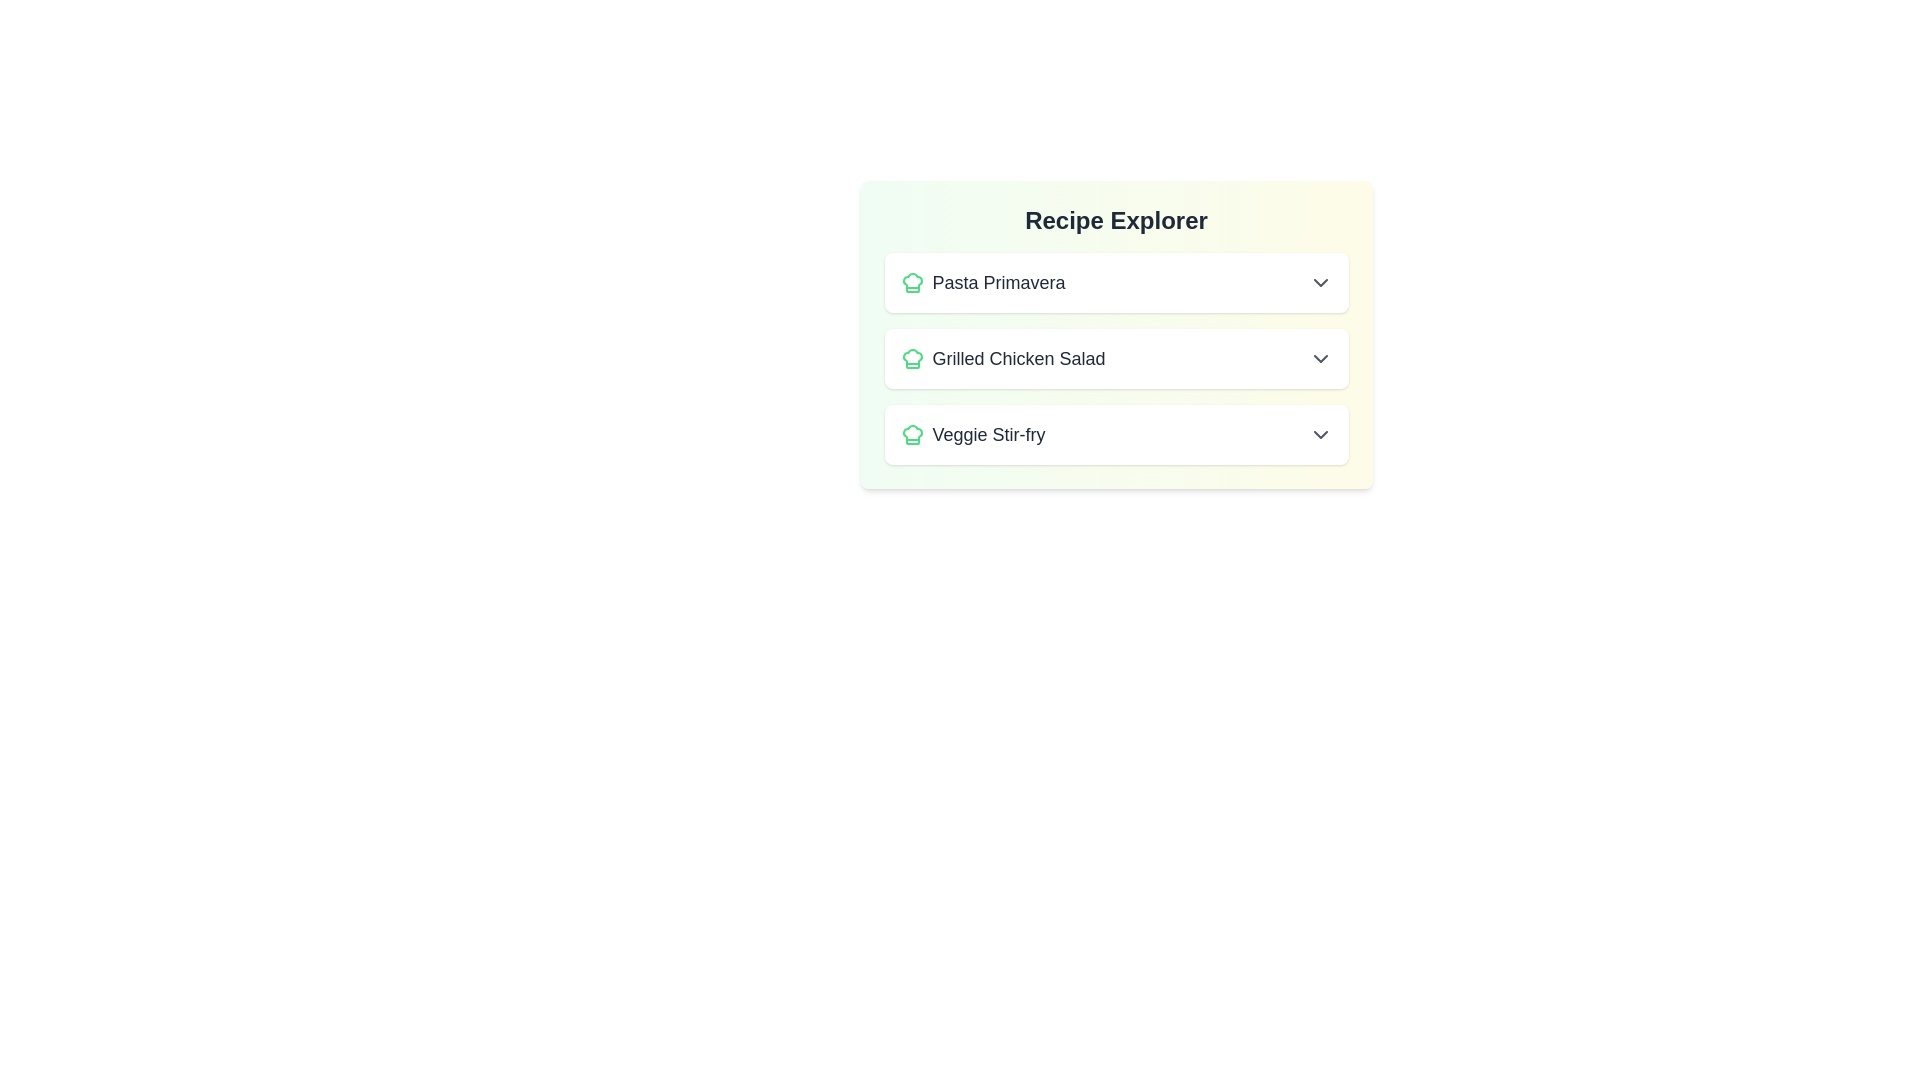 The width and height of the screenshot is (1920, 1080). What do you see at coordinates (1320, 282) in the screenshot?
I see `the button with the 'ChevronUp' icon to collapse the expanded recipe` at bounding box center [1320, 282].